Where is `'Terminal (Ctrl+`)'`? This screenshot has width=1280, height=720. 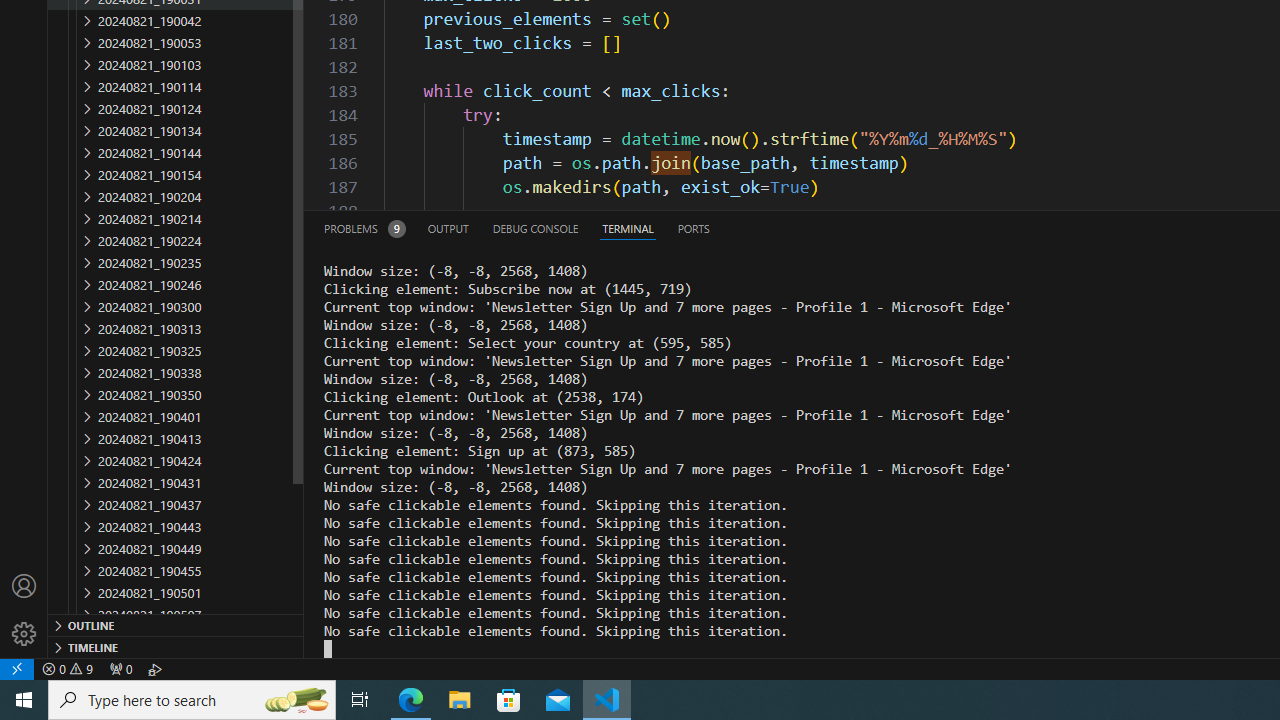 'Terminal (Ctrl+`)' is located at coordinates (626, 227).